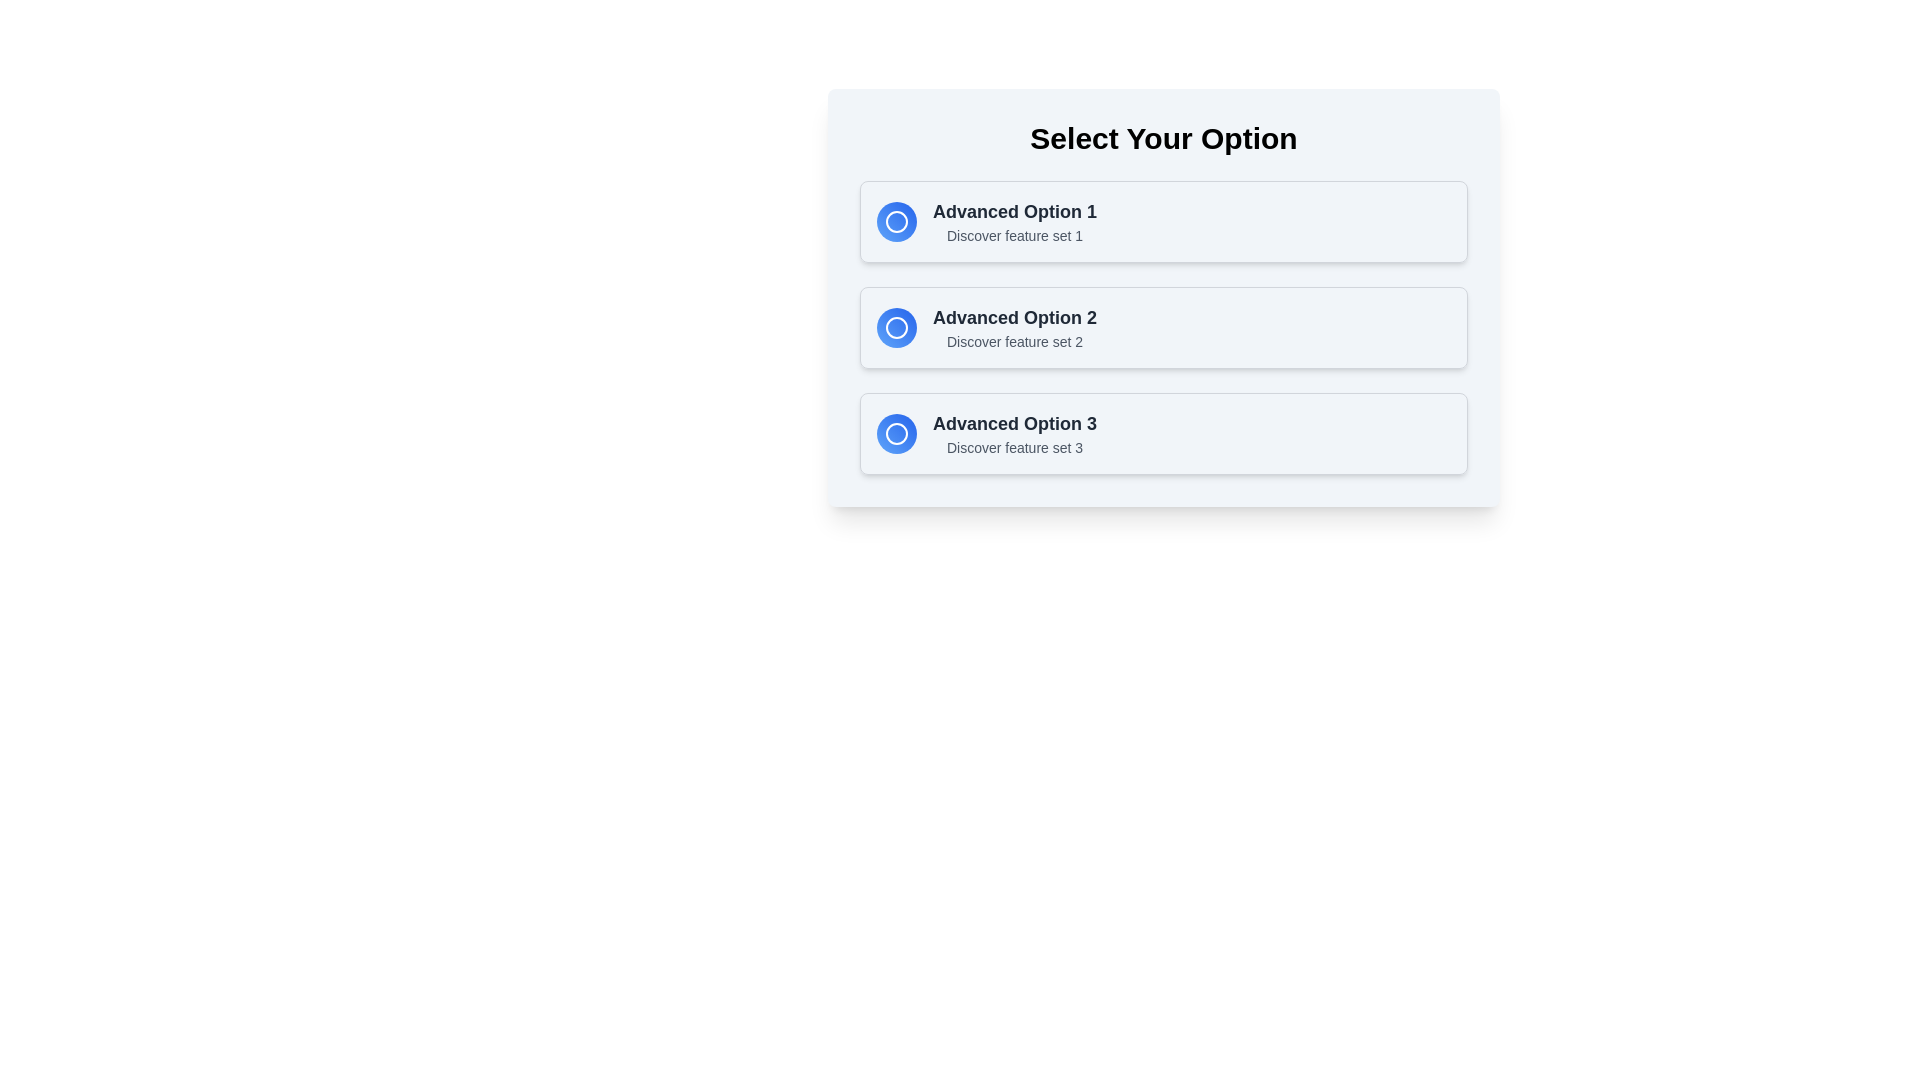  I want to click on the blue circular icon with a white border located next to the label 'Advanced Option 2', so click(896, 326).